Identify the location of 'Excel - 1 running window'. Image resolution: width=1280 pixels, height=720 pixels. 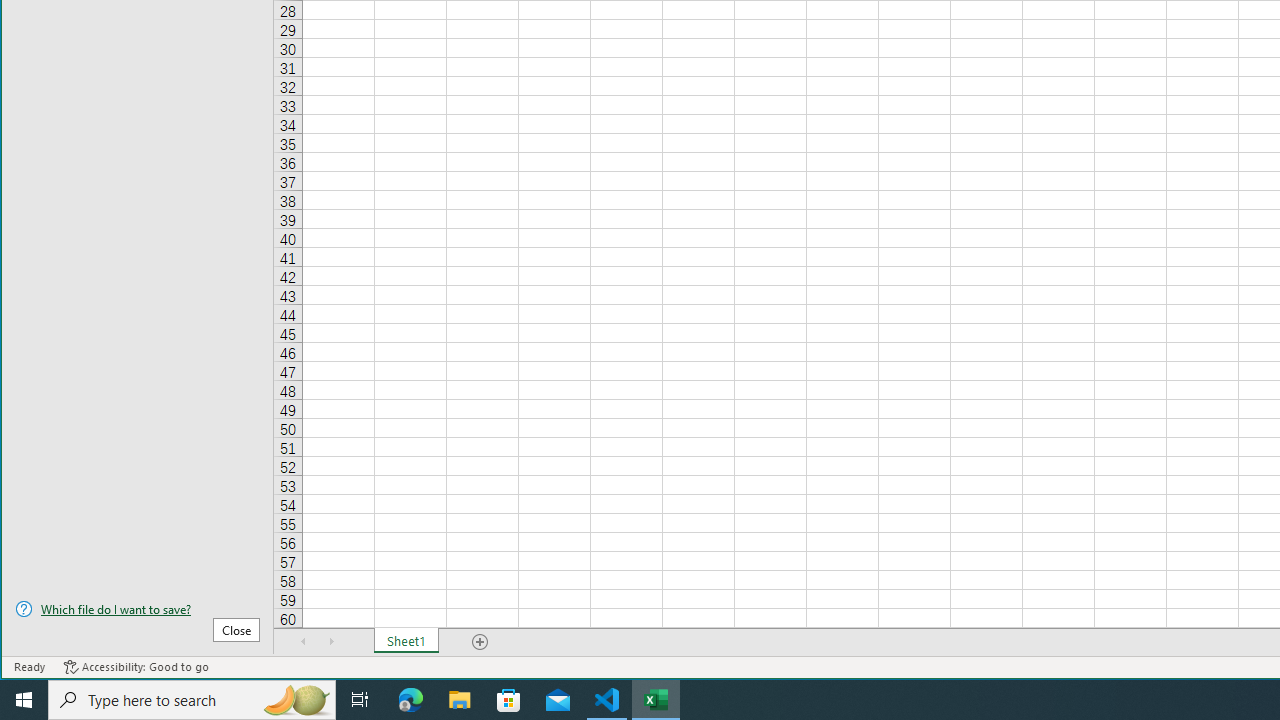
(656, 698).